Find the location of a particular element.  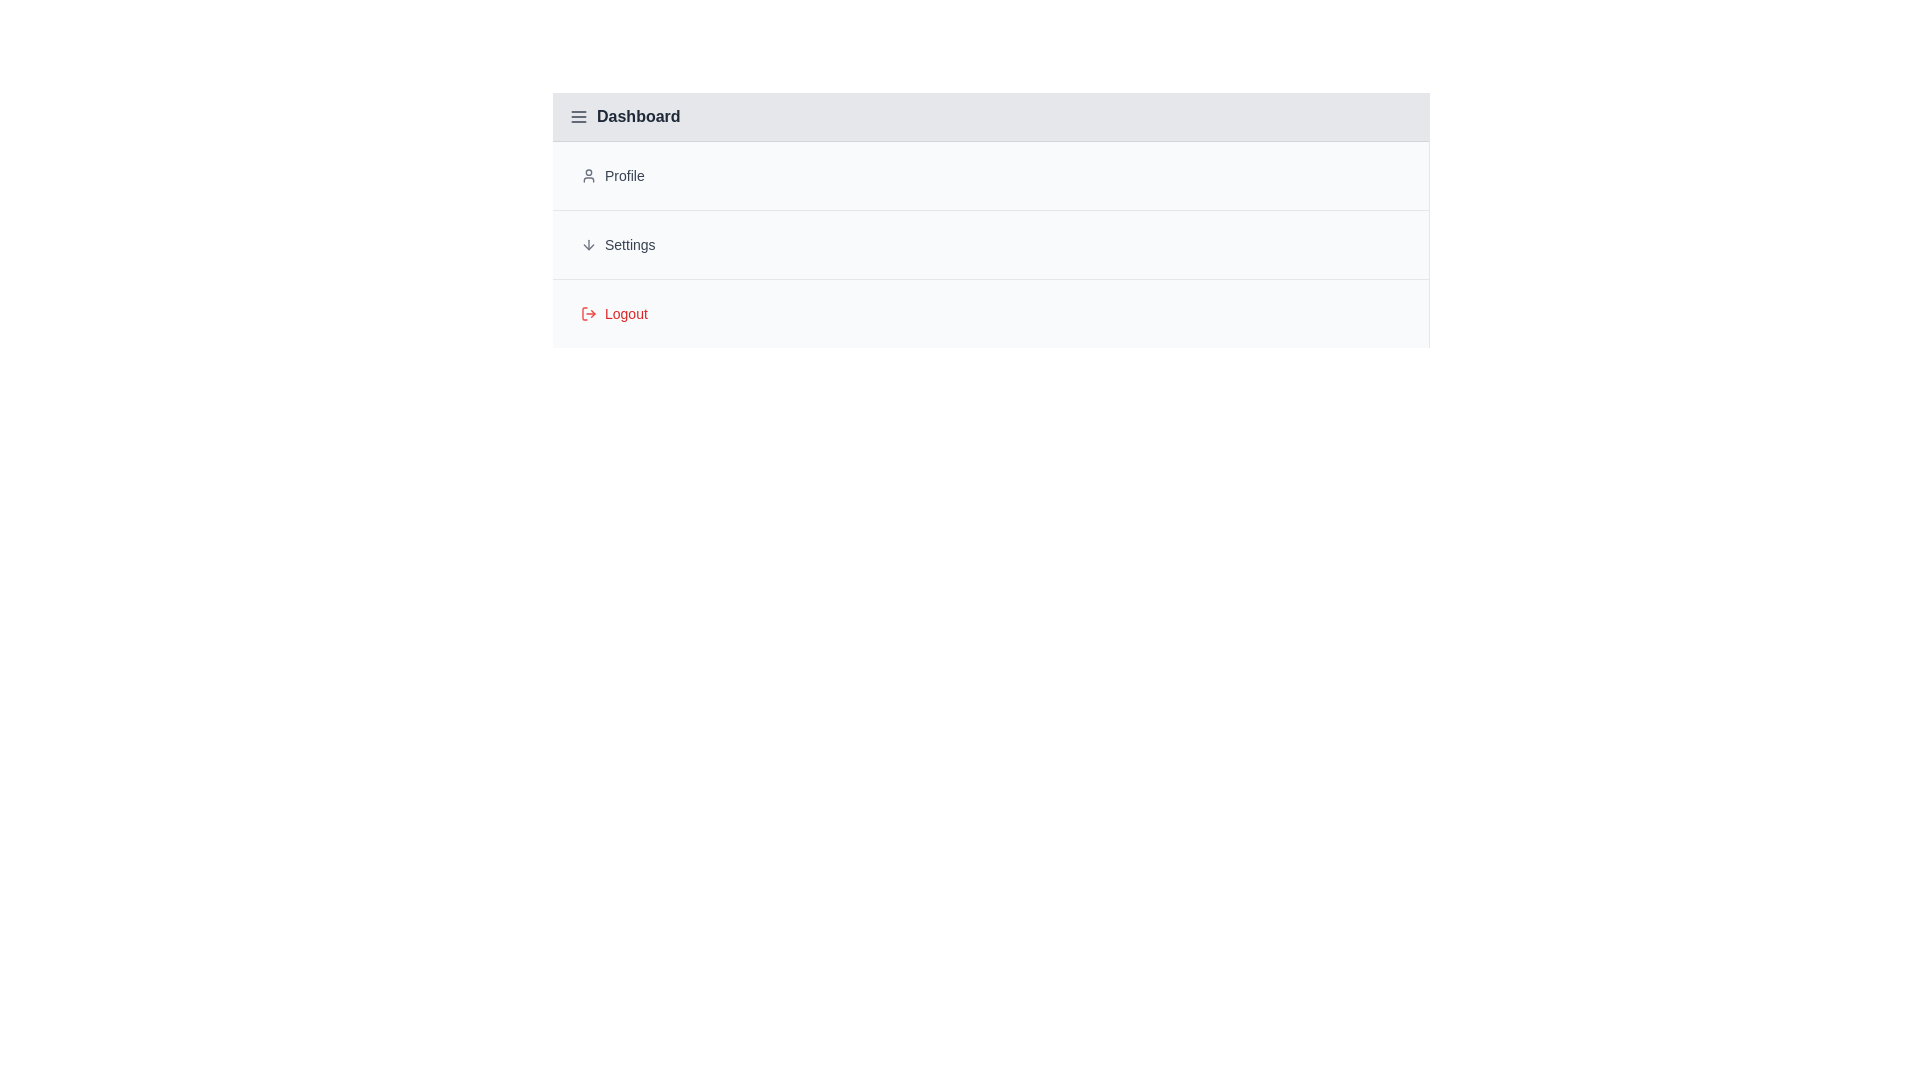

the menu item Profile to interact with it is located at coordinates (990, 175).